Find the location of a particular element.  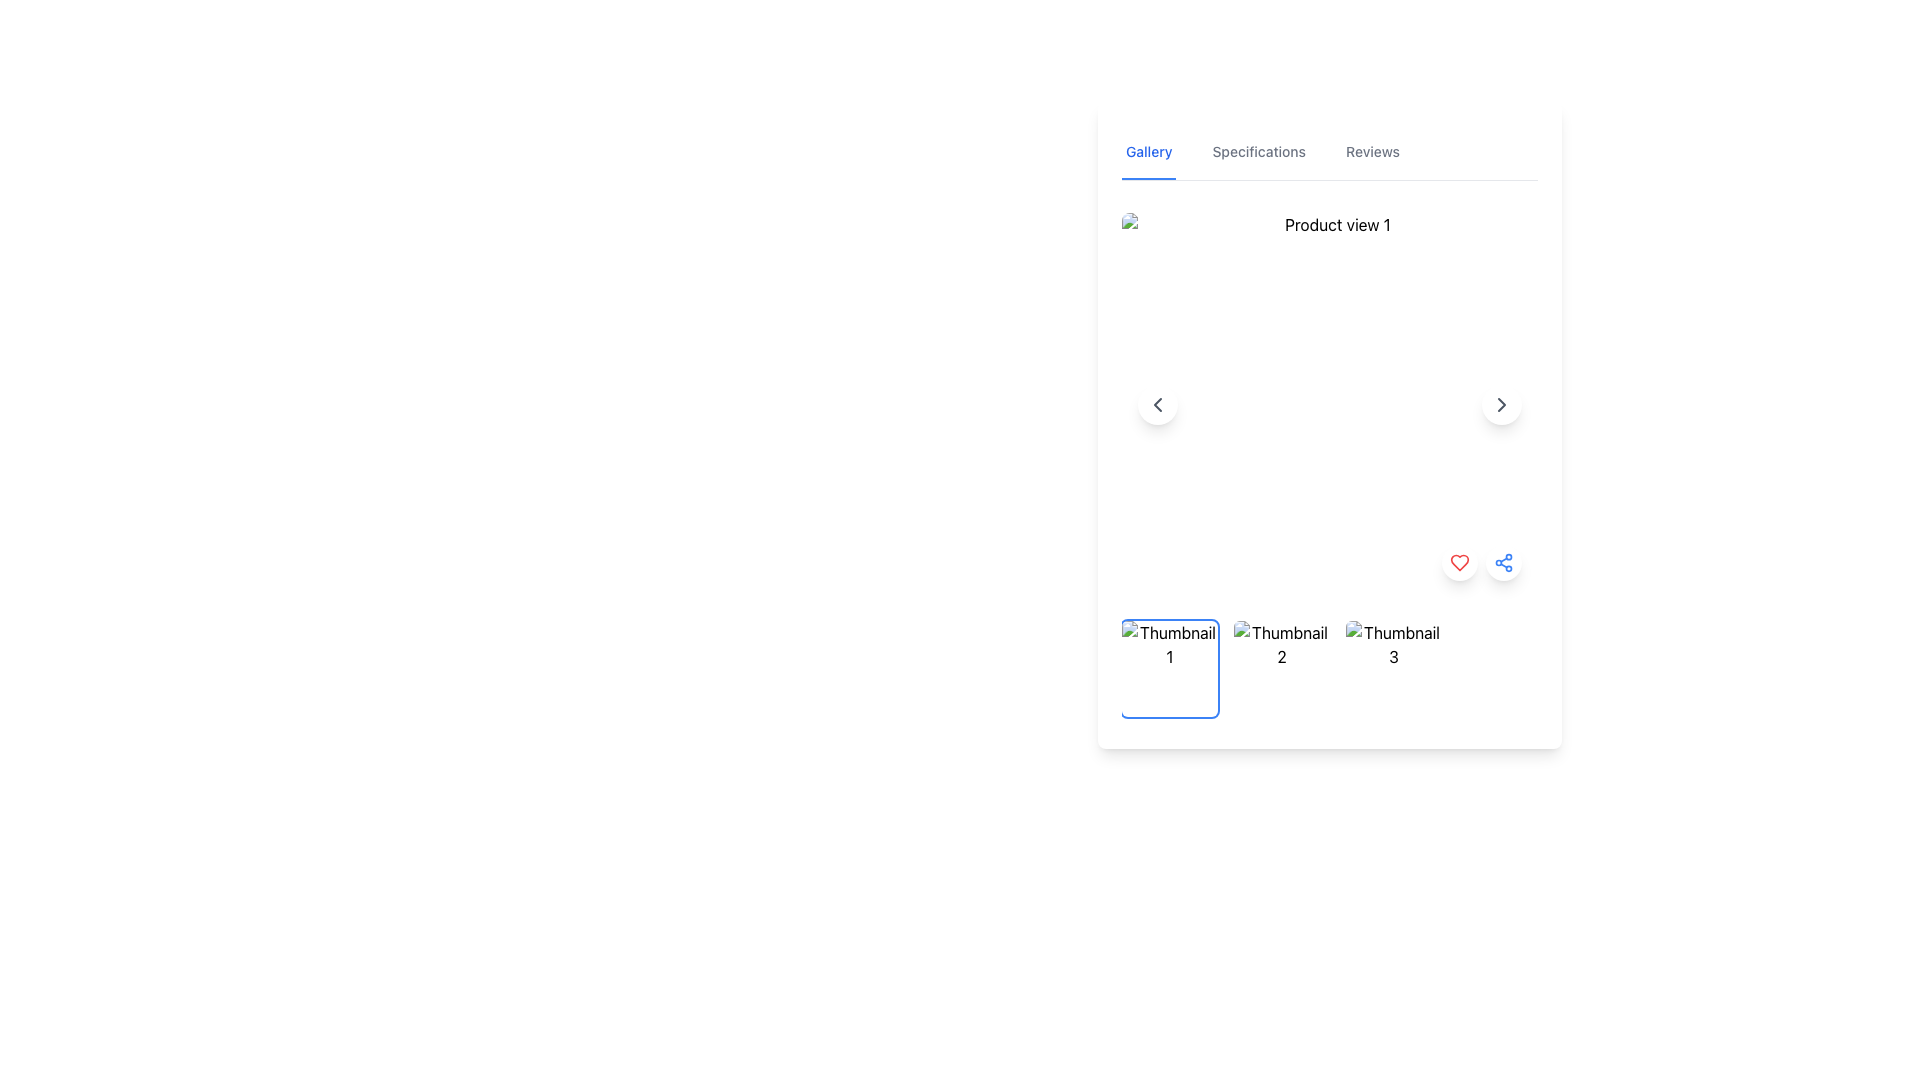

the 'Favorite' or 'Like' SVG icon located in the bottom right corner of the interactive card section is located at coordinates (1459, 563).